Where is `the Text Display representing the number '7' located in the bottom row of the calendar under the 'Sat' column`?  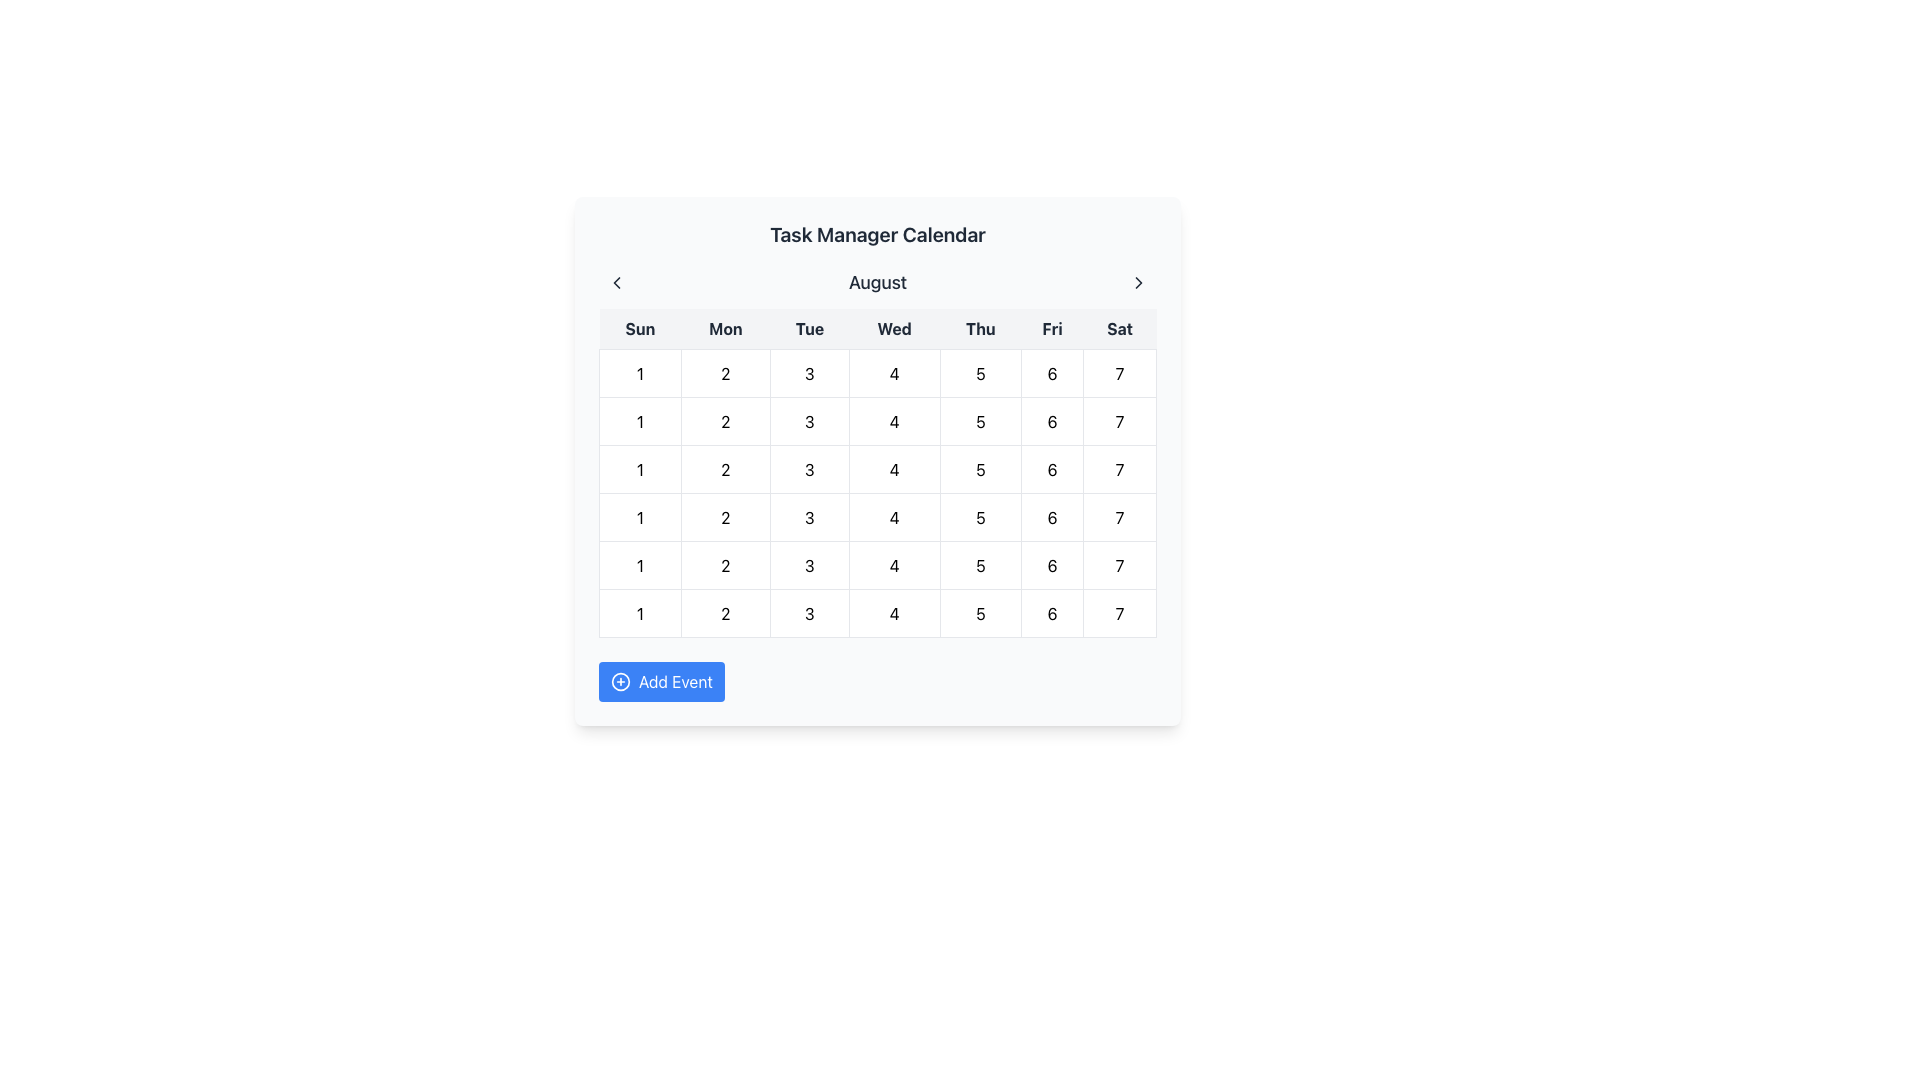 the Text Display representing the number '7' located in the bottom row of the calendar under the 'Sat' column is located at coordinates (1120, 420).